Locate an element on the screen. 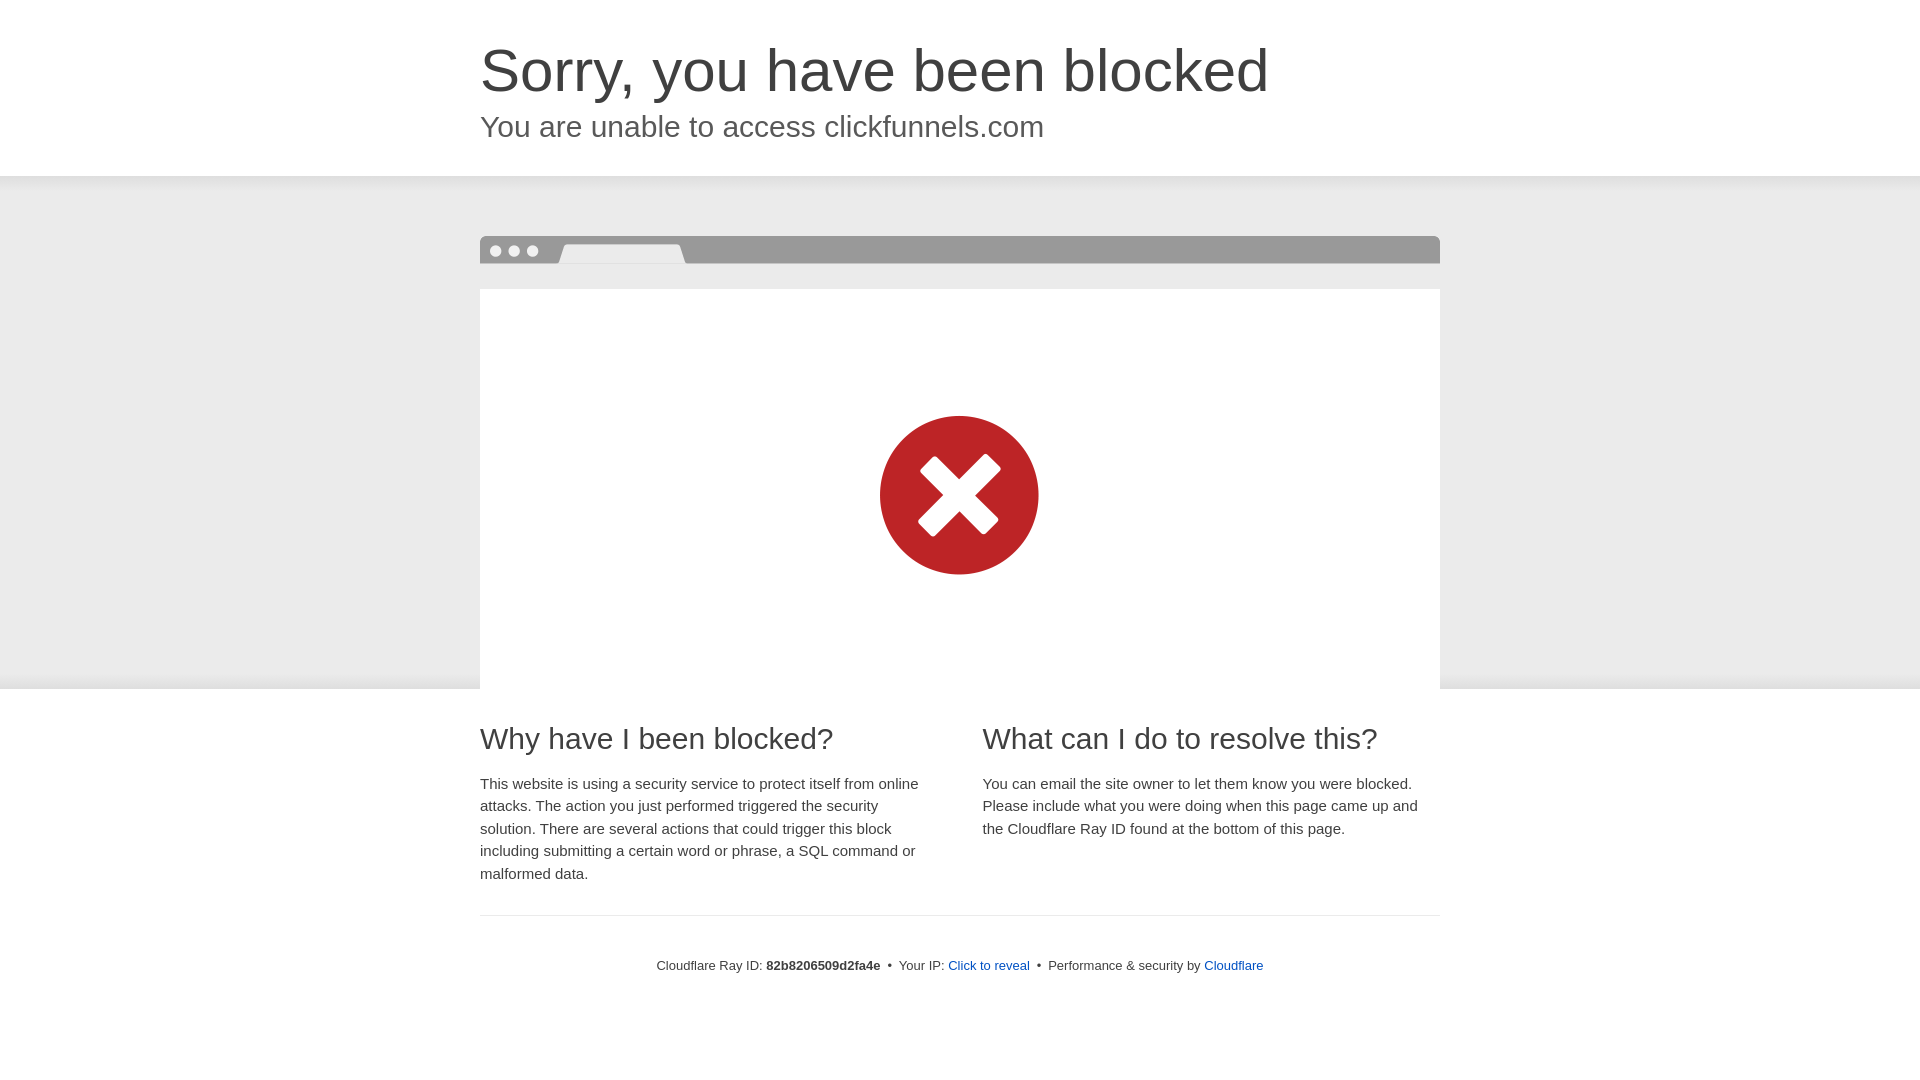 The image size is (1920, 1080). 'Cloudflare' is located at coordinates (1232, 964).